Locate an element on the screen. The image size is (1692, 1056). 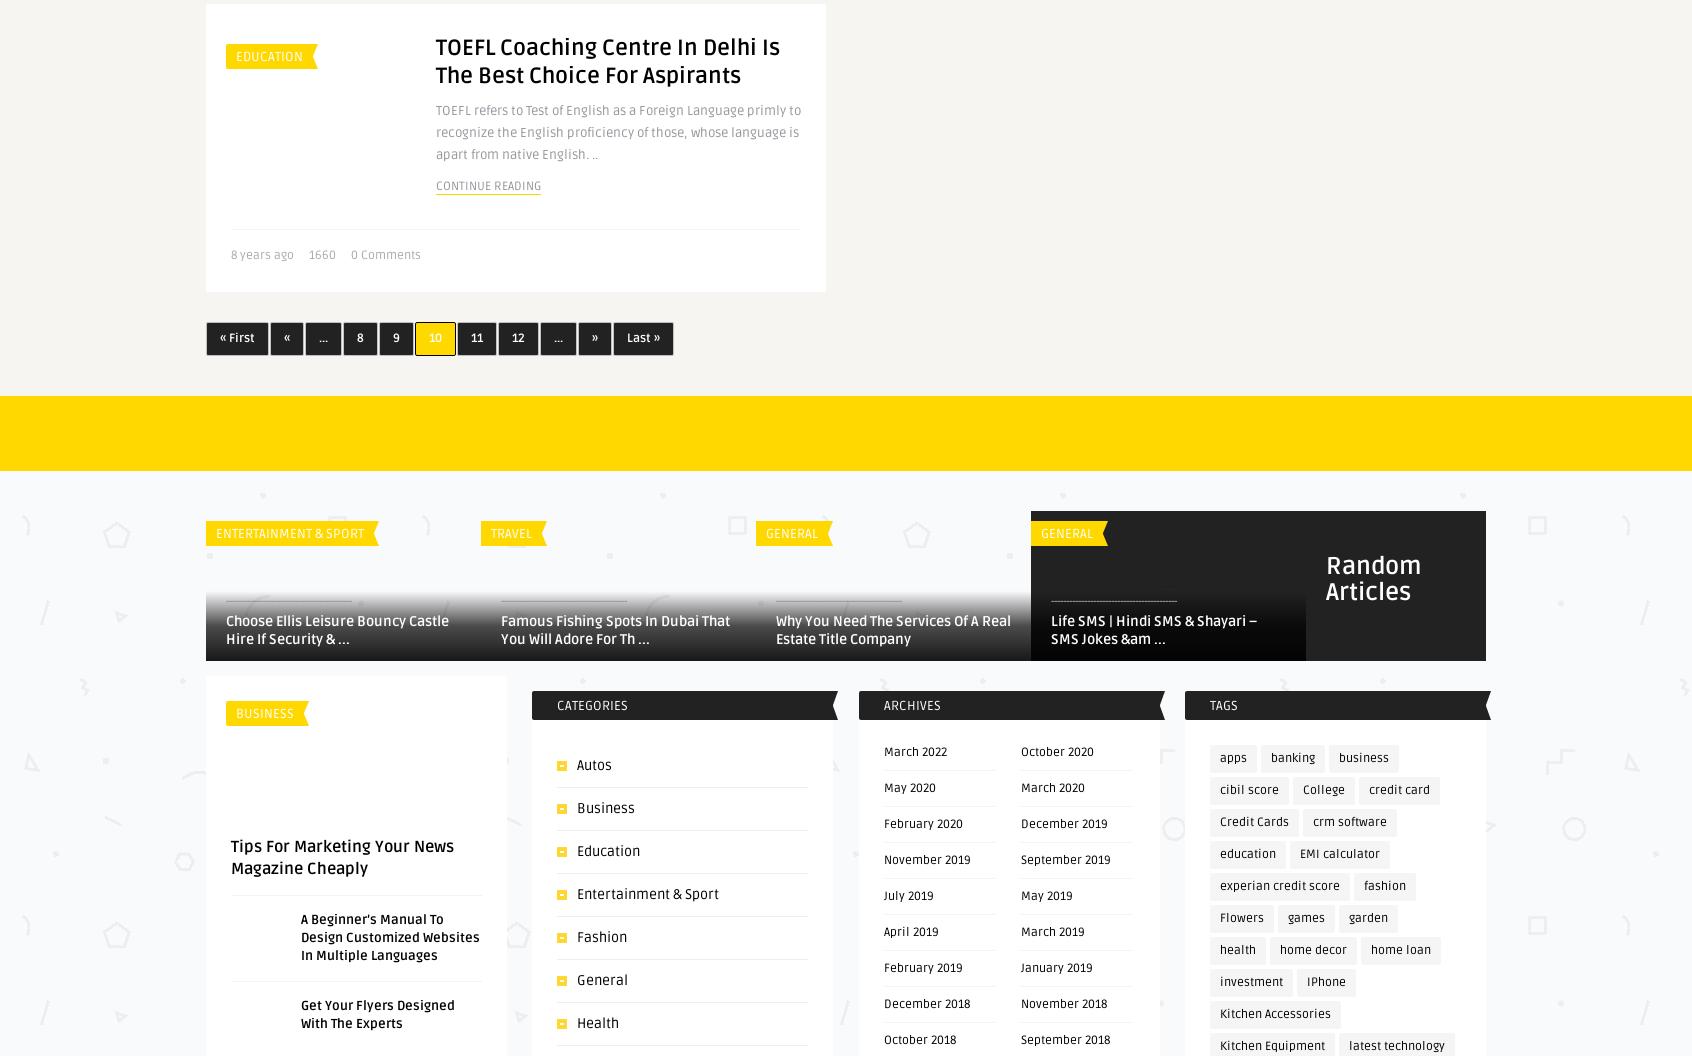
'Tags' is located at coordinates (1223, 706).